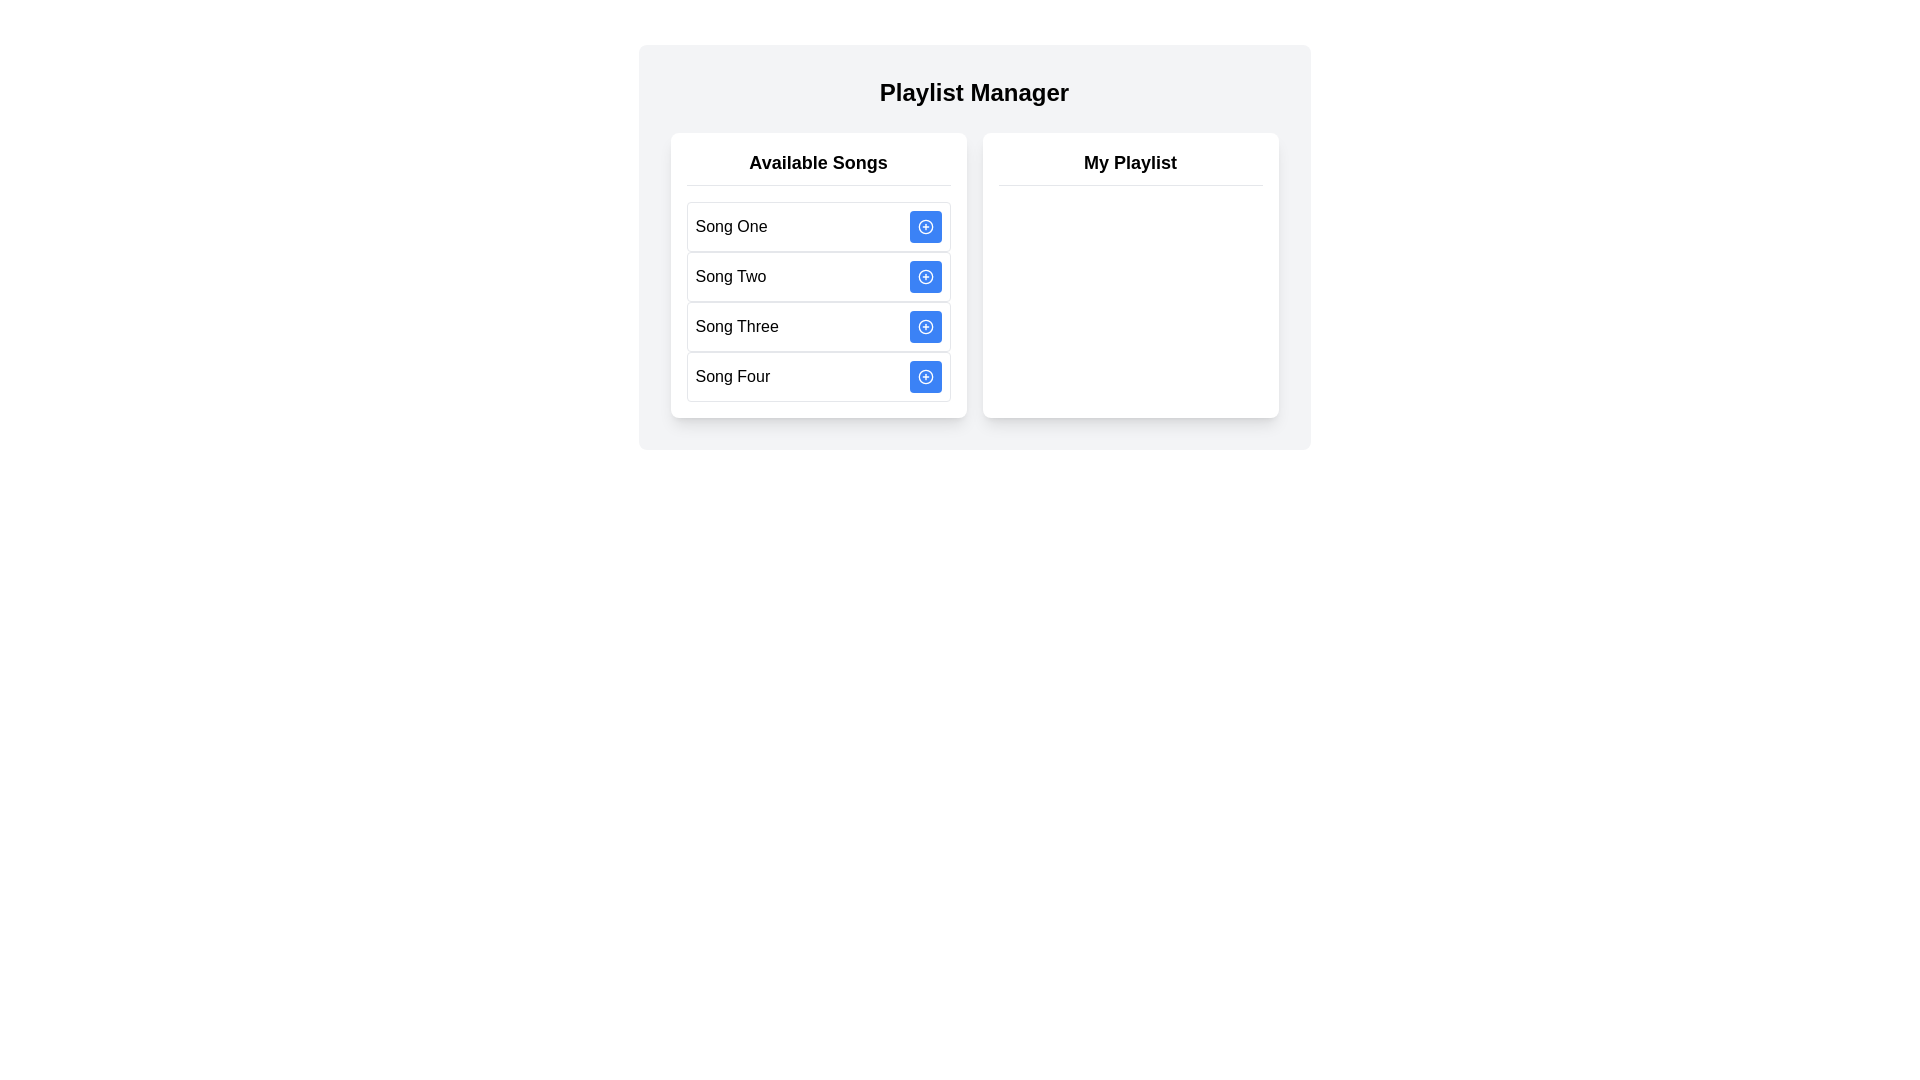  Describe the element at coordinates (924, 277) in the screenshot. I see `'Add' button next to the song titled Song Two to add it to the playlist` at that location.